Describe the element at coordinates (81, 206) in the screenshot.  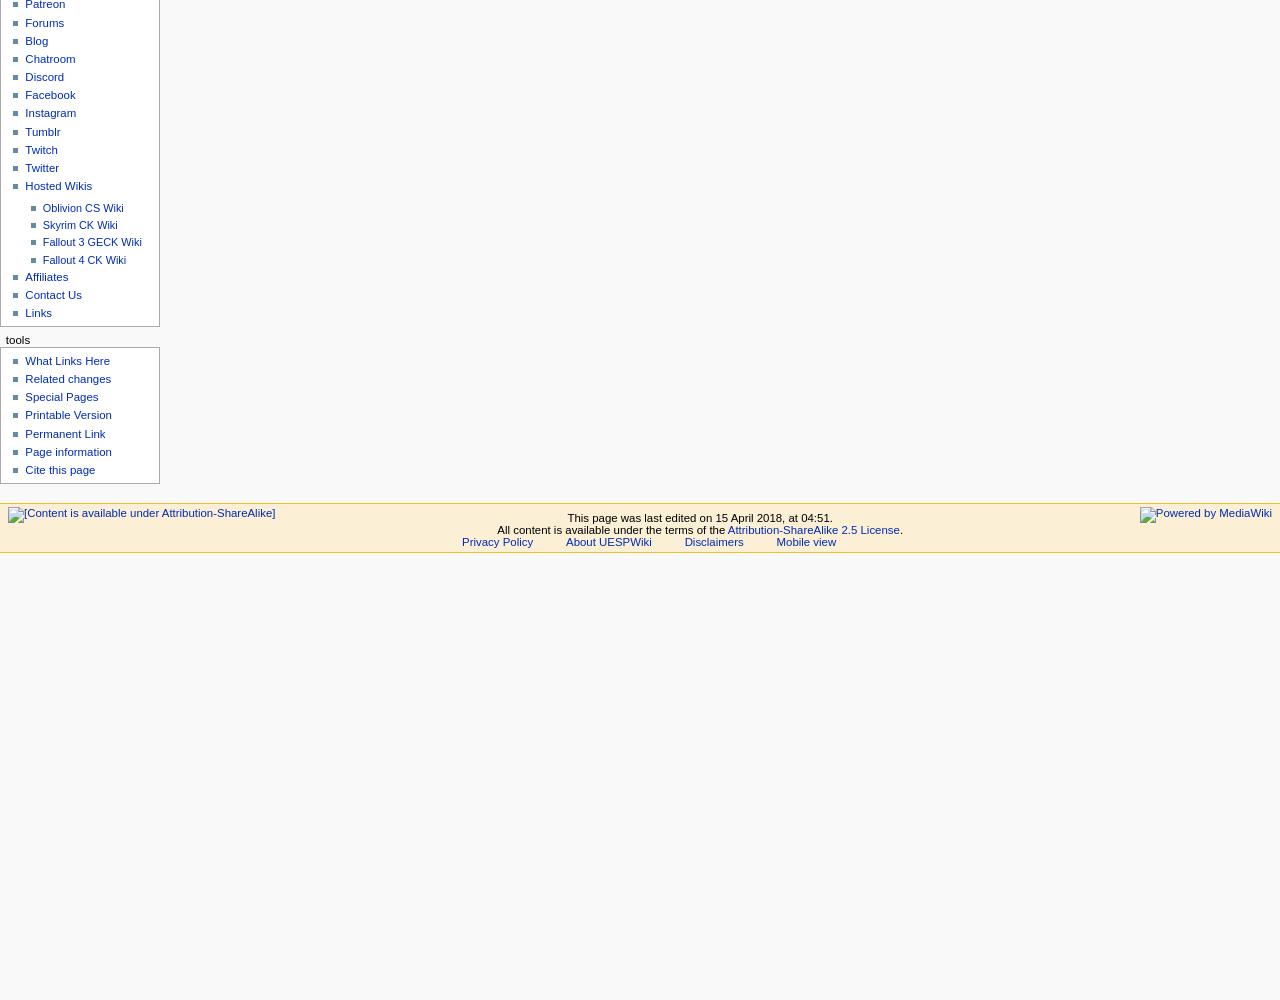
I see `'Oblivion CS Wiki'` at that location.